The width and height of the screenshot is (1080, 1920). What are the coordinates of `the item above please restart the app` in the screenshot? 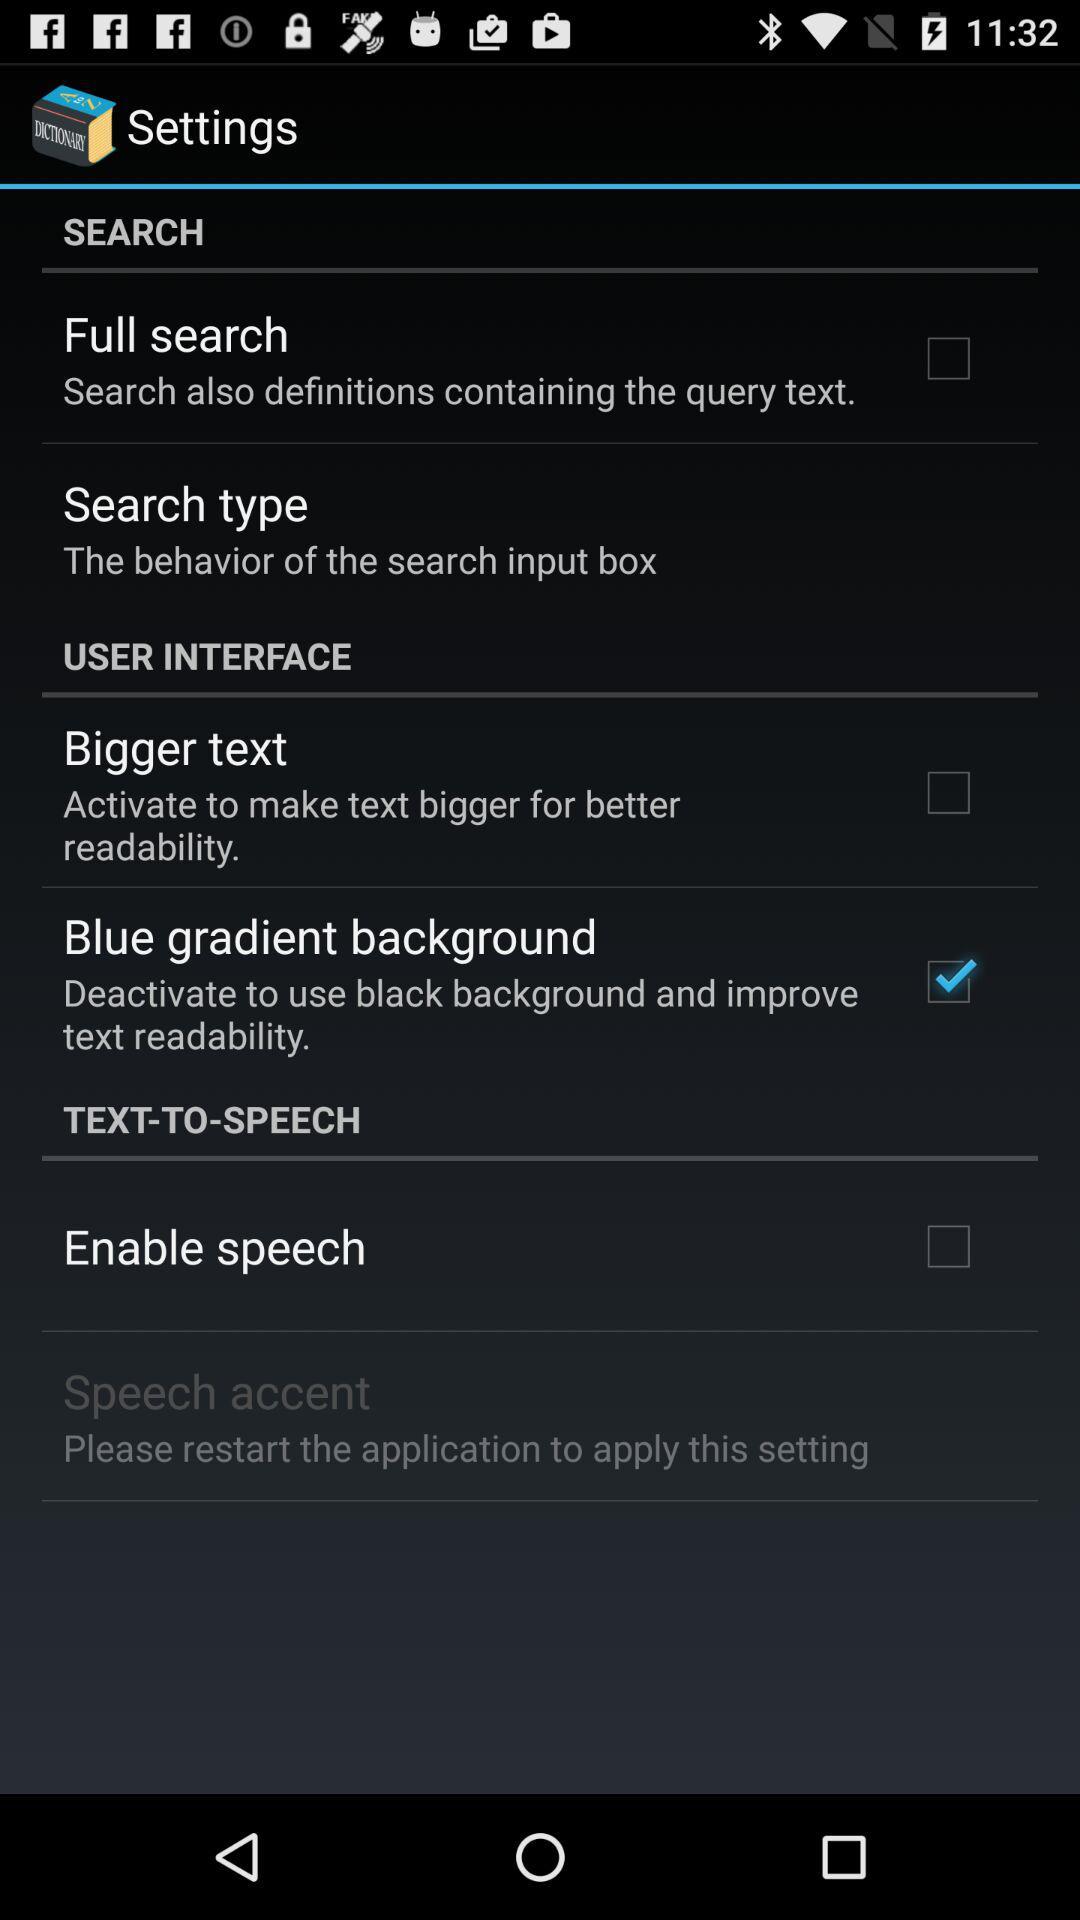 It's located at (217, 1389).